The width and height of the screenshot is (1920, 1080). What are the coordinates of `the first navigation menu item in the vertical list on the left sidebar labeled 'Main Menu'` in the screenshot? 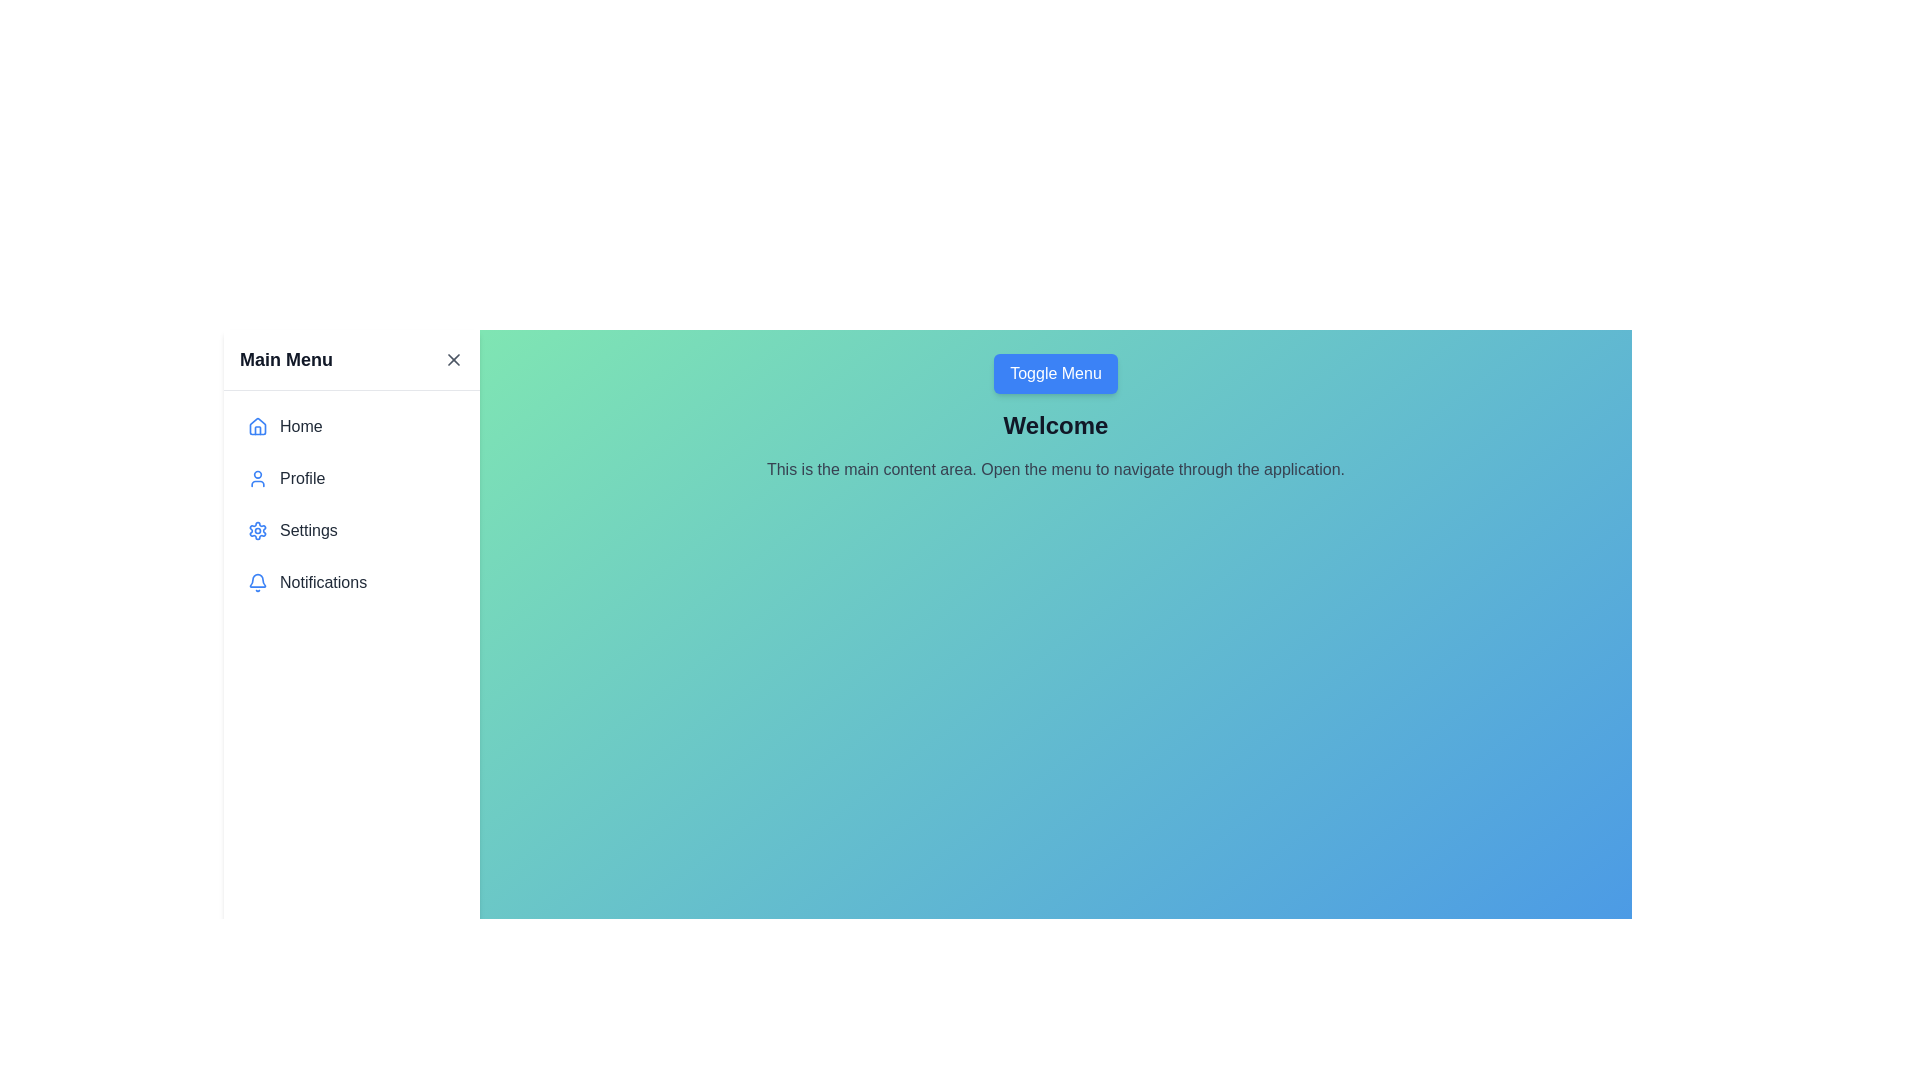 It's located at (351, 426).